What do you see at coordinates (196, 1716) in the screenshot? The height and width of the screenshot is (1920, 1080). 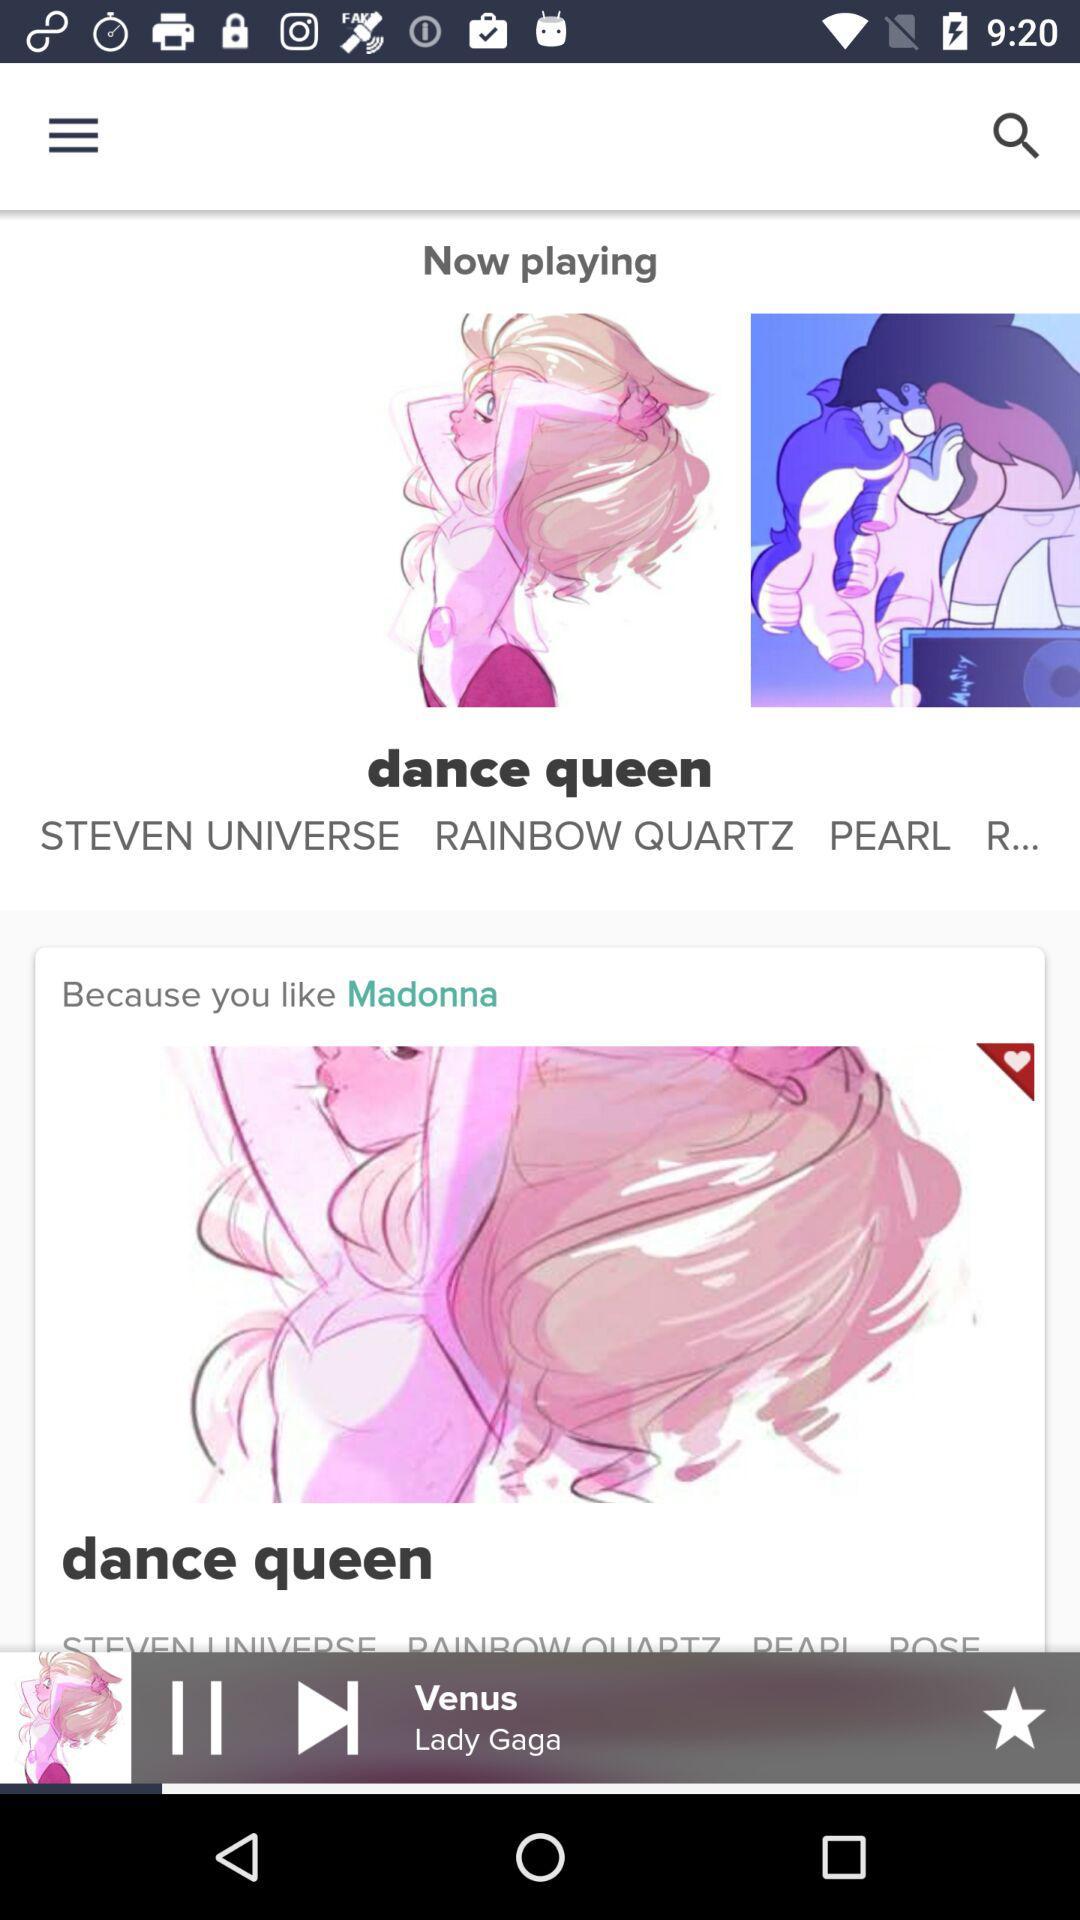 I see `the pause icon` at bounding box center [196, 1716].